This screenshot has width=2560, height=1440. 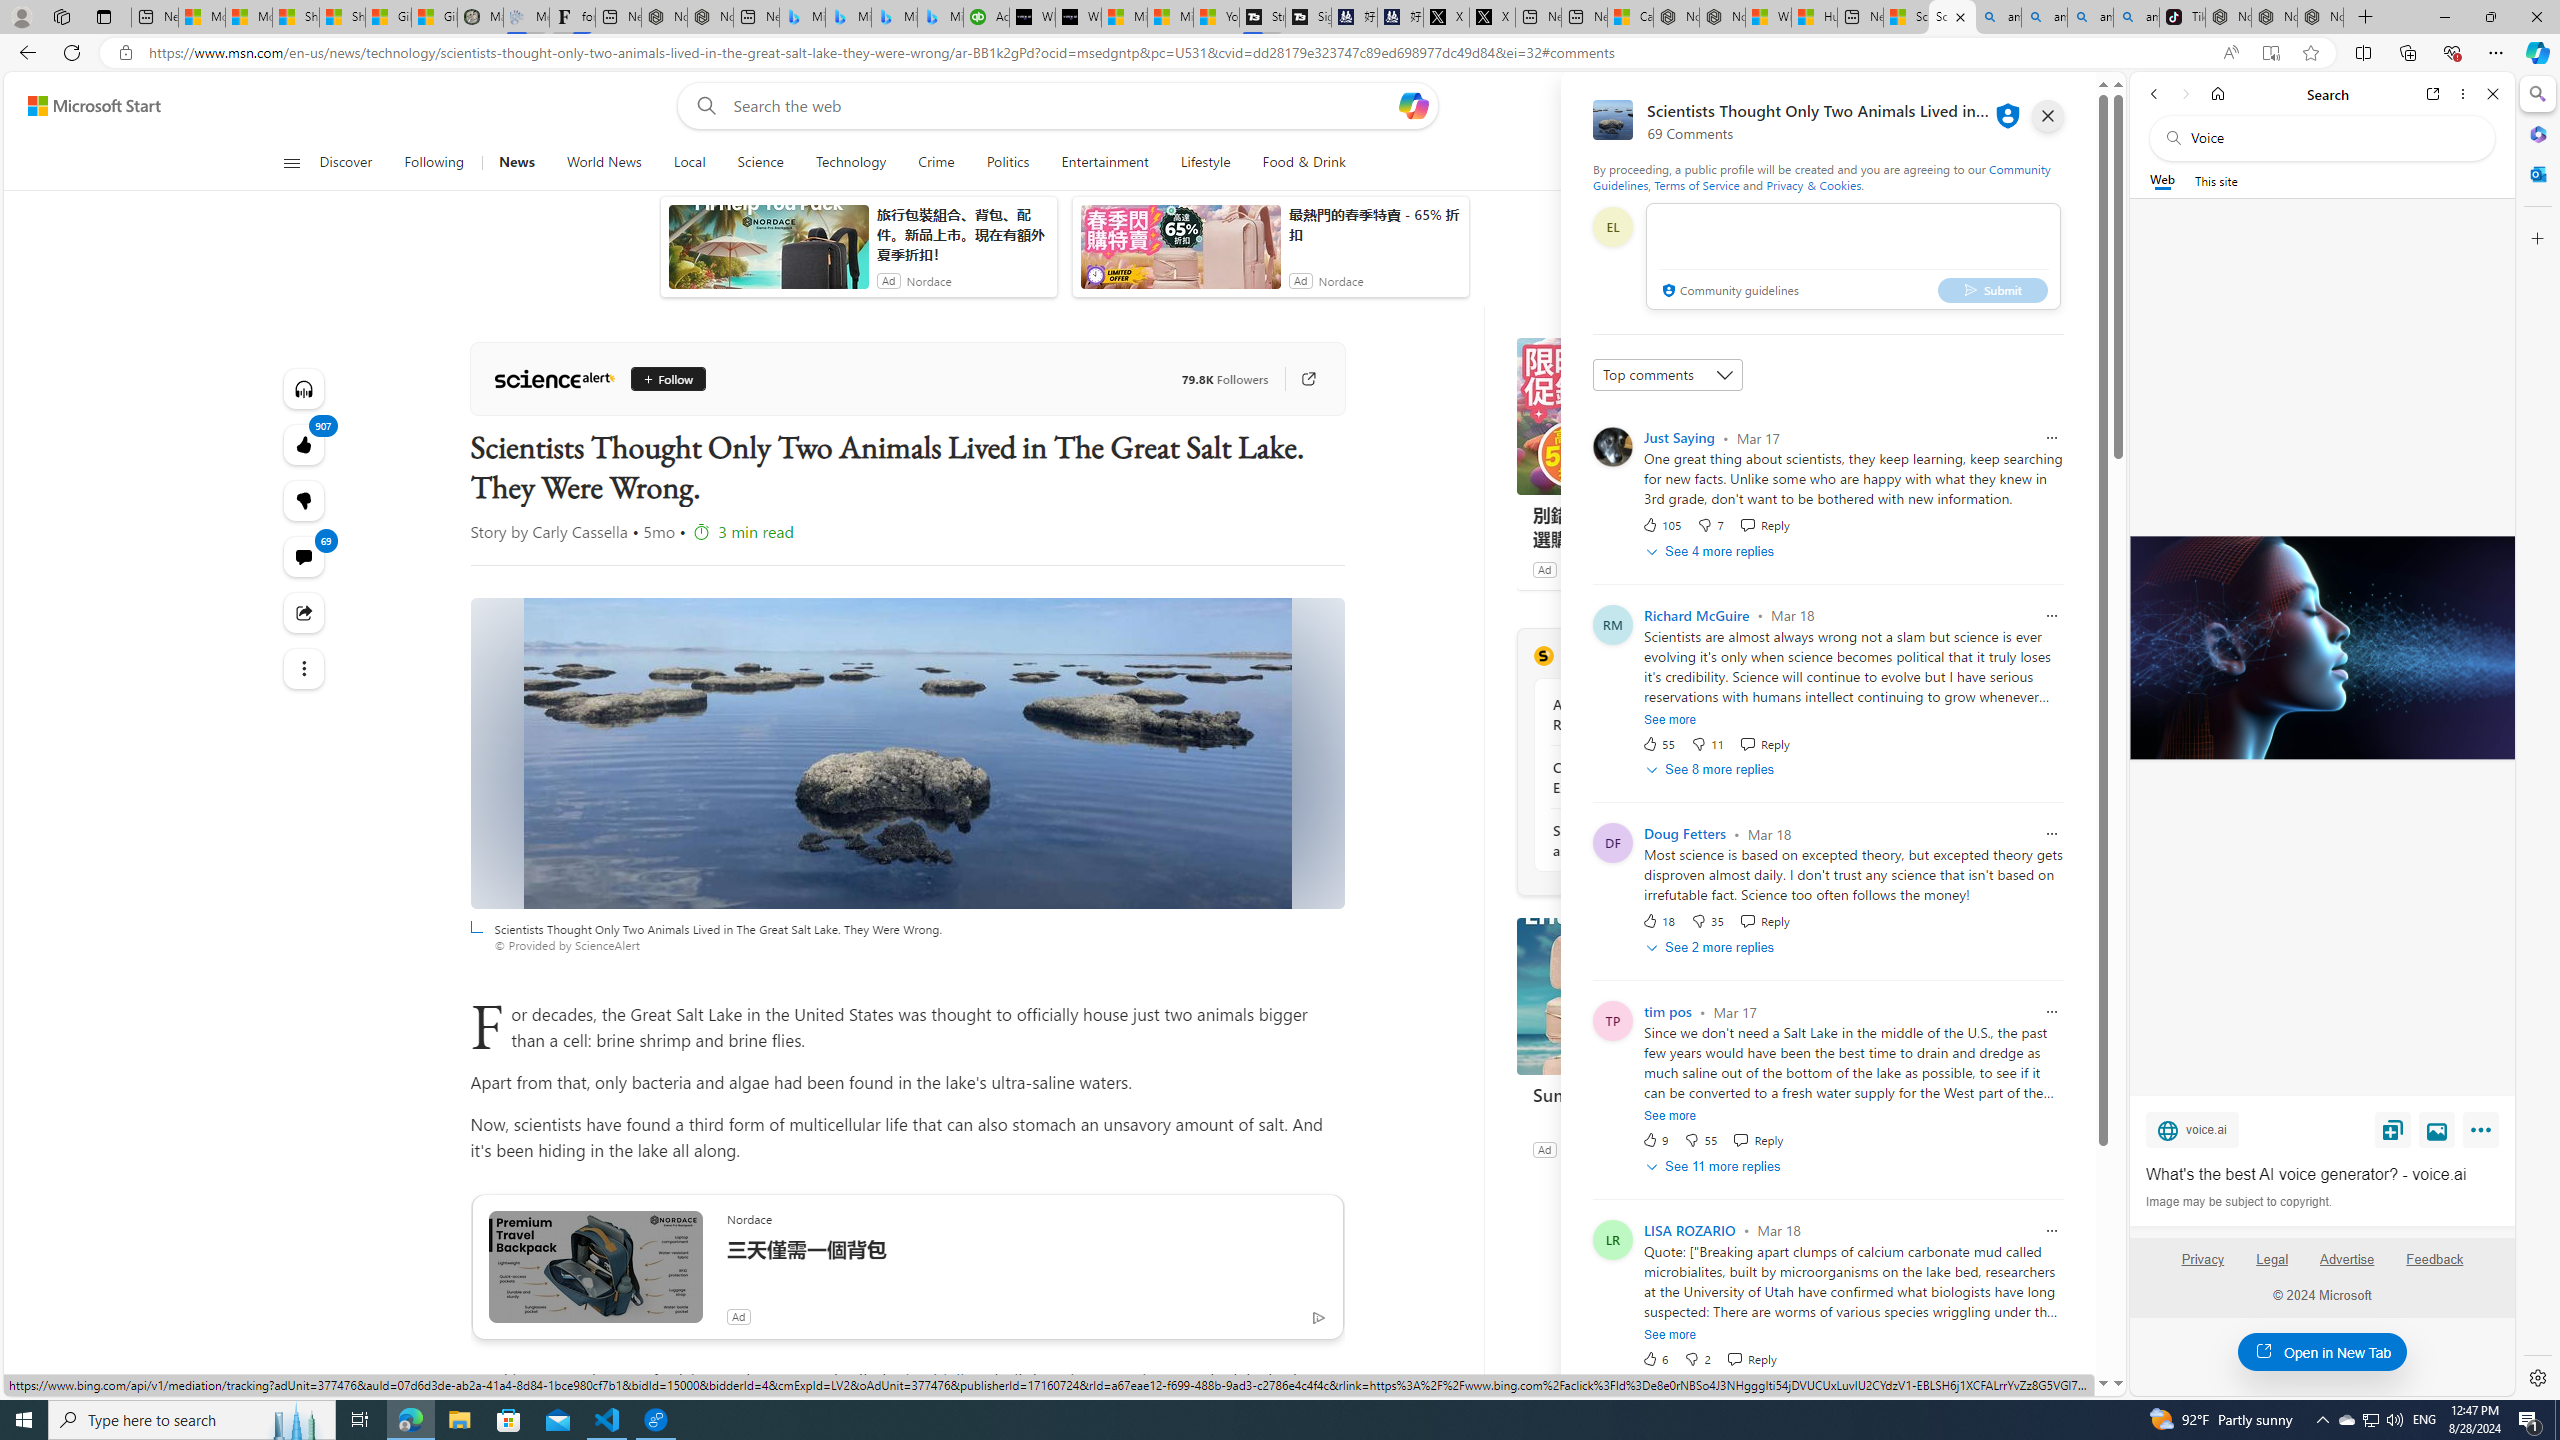 I want to click on 'Legal', so click(x=2271, y=1259).